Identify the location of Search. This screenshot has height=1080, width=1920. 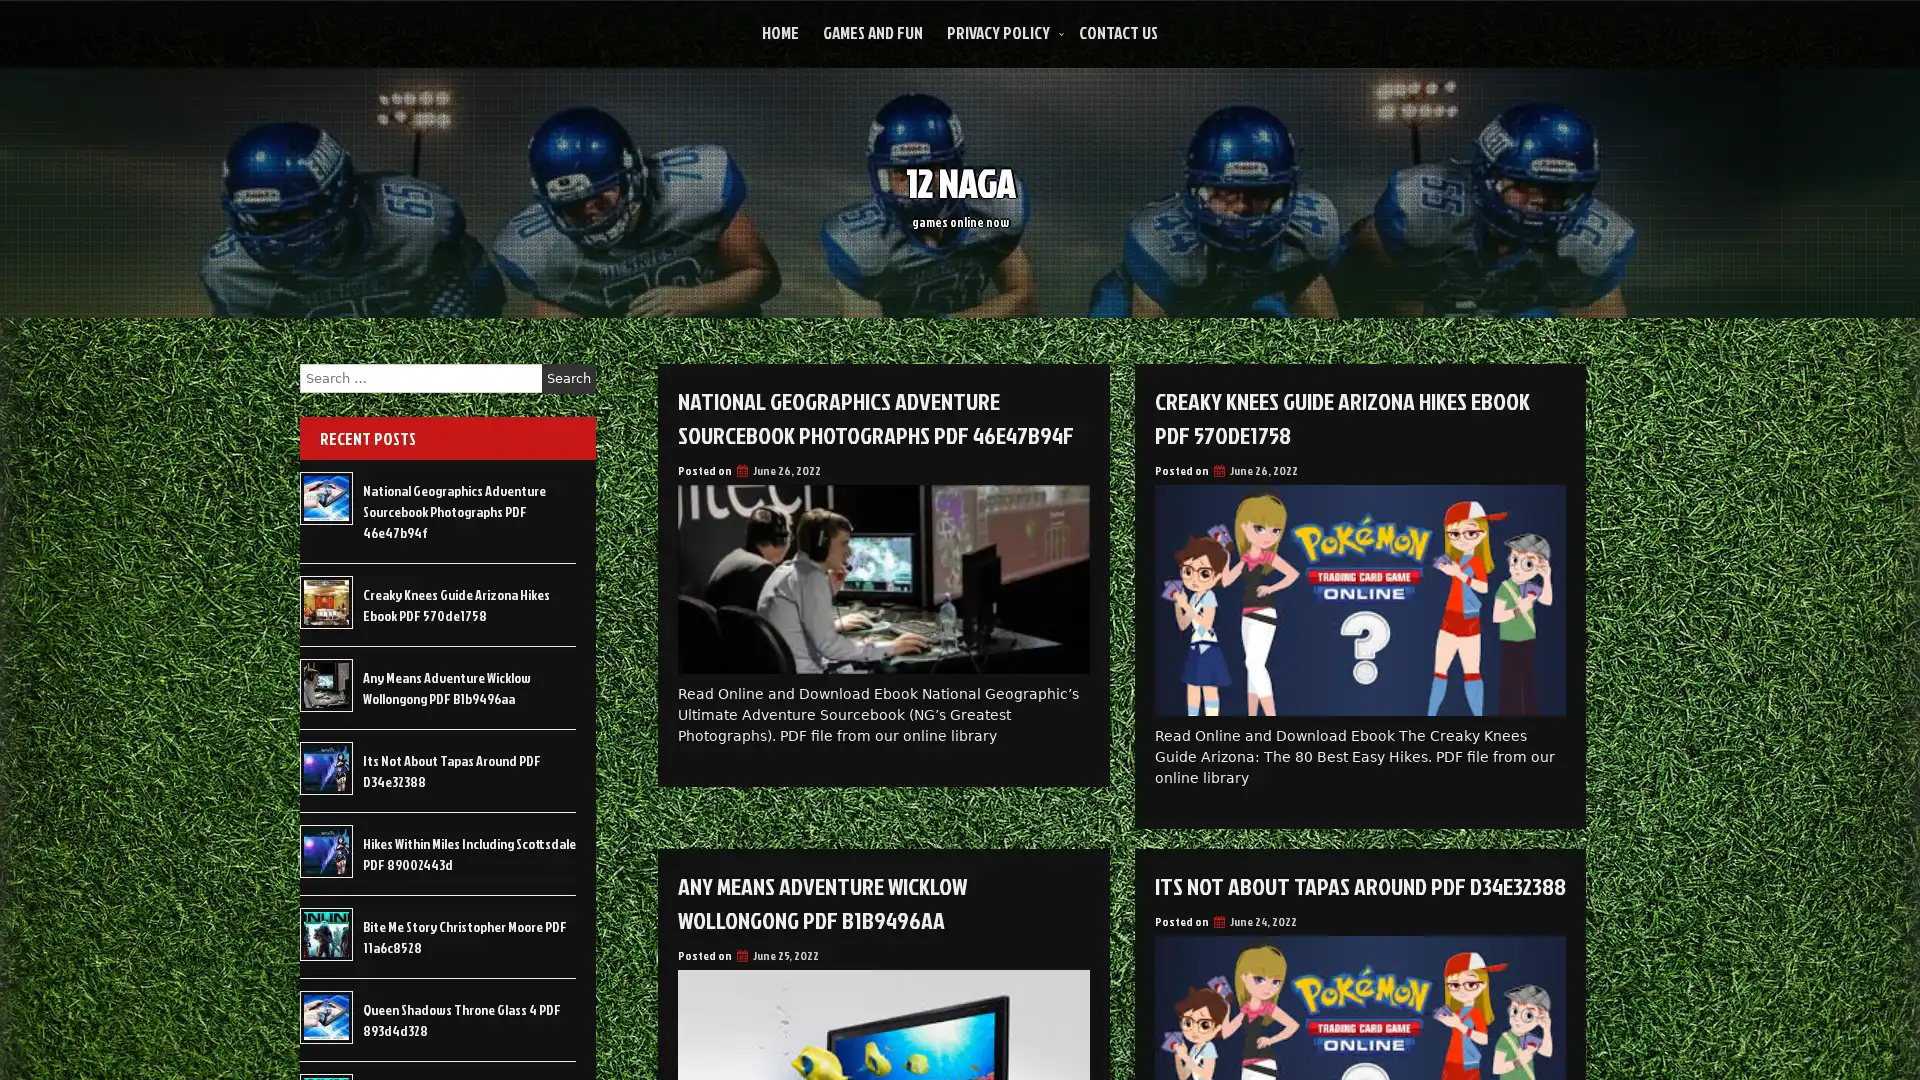
(568, 378).